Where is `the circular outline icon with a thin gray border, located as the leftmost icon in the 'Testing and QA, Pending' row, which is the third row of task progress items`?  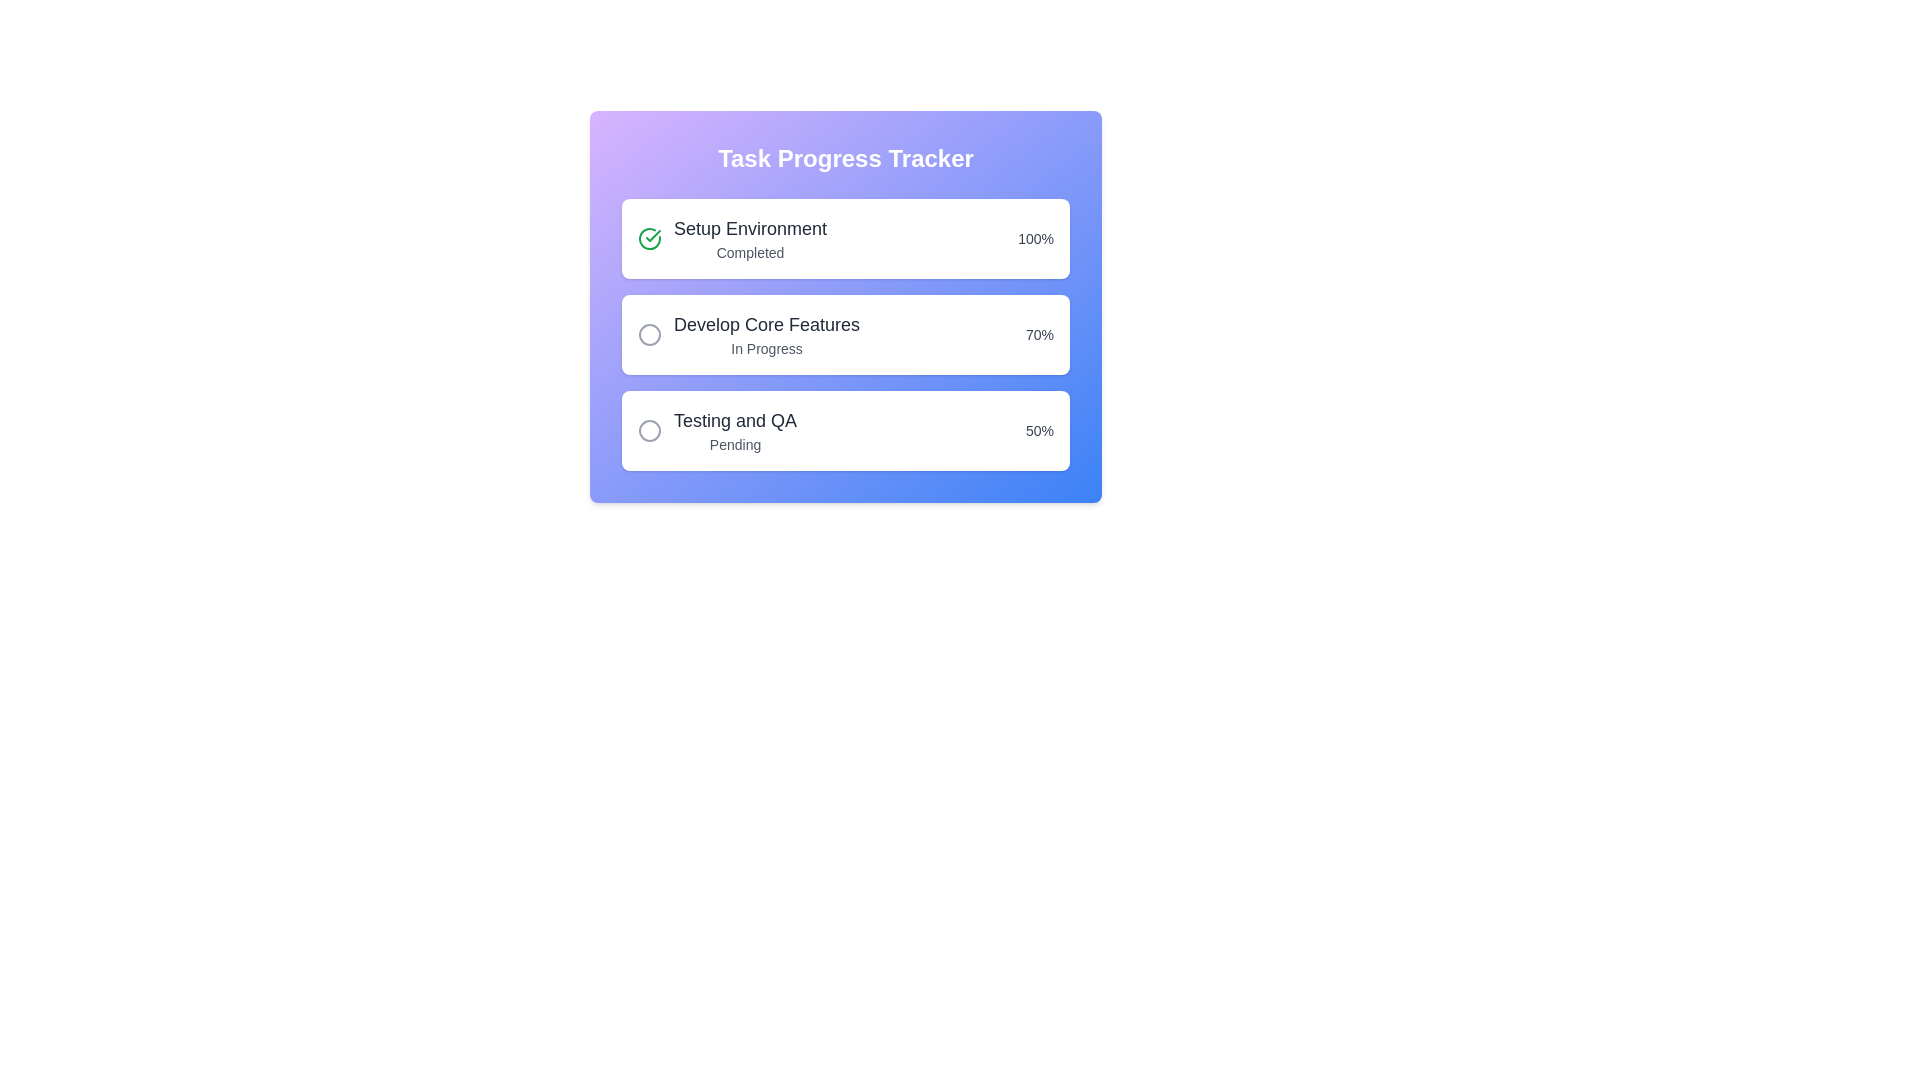
the circular outline icon with a thin gray border, located as the leftmost icon in the 'Testing and QA, Pending' row, which is the third row of task progress items is located at coordinates (649, 430).